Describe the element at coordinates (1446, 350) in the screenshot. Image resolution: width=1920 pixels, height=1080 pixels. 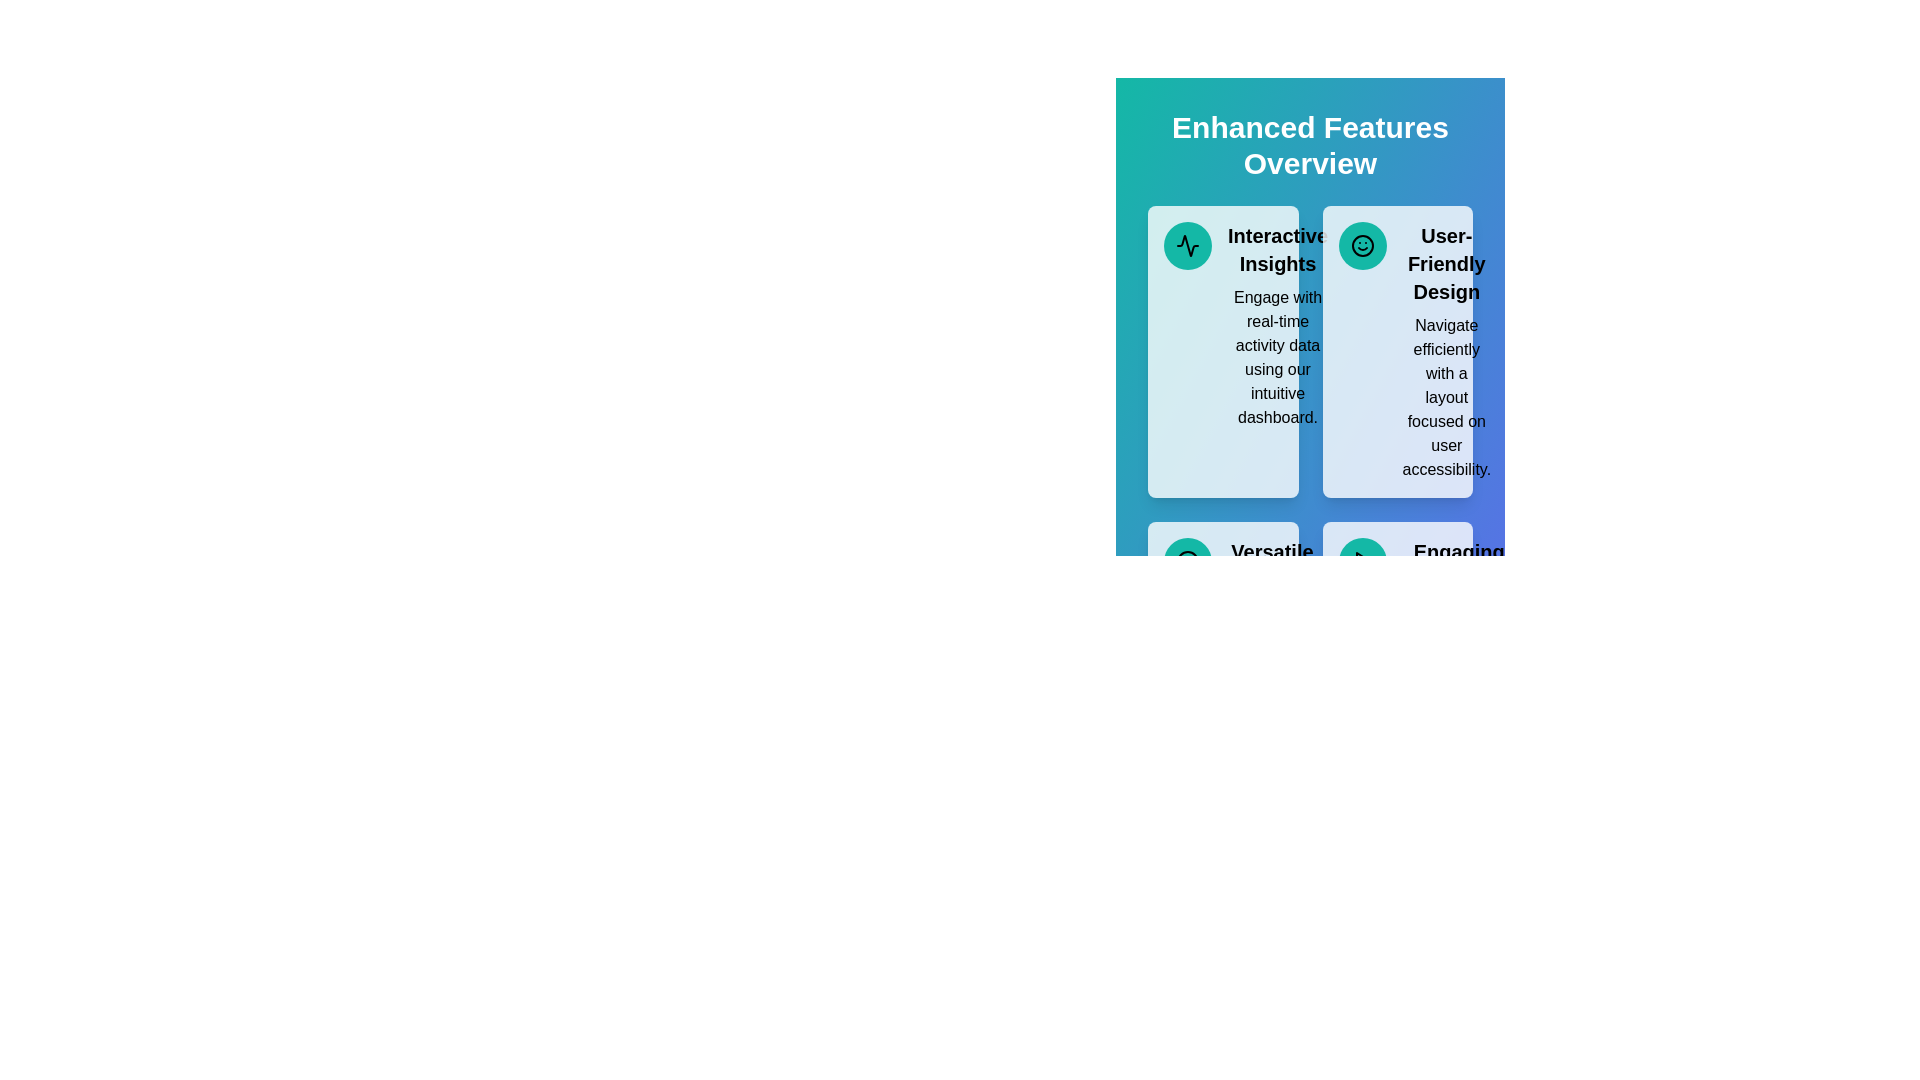
I see `the text-based informational content element located within the second card of the 'Enhanced Features Overview' section, which provides details about the user-friendly design of the interface` at that location.